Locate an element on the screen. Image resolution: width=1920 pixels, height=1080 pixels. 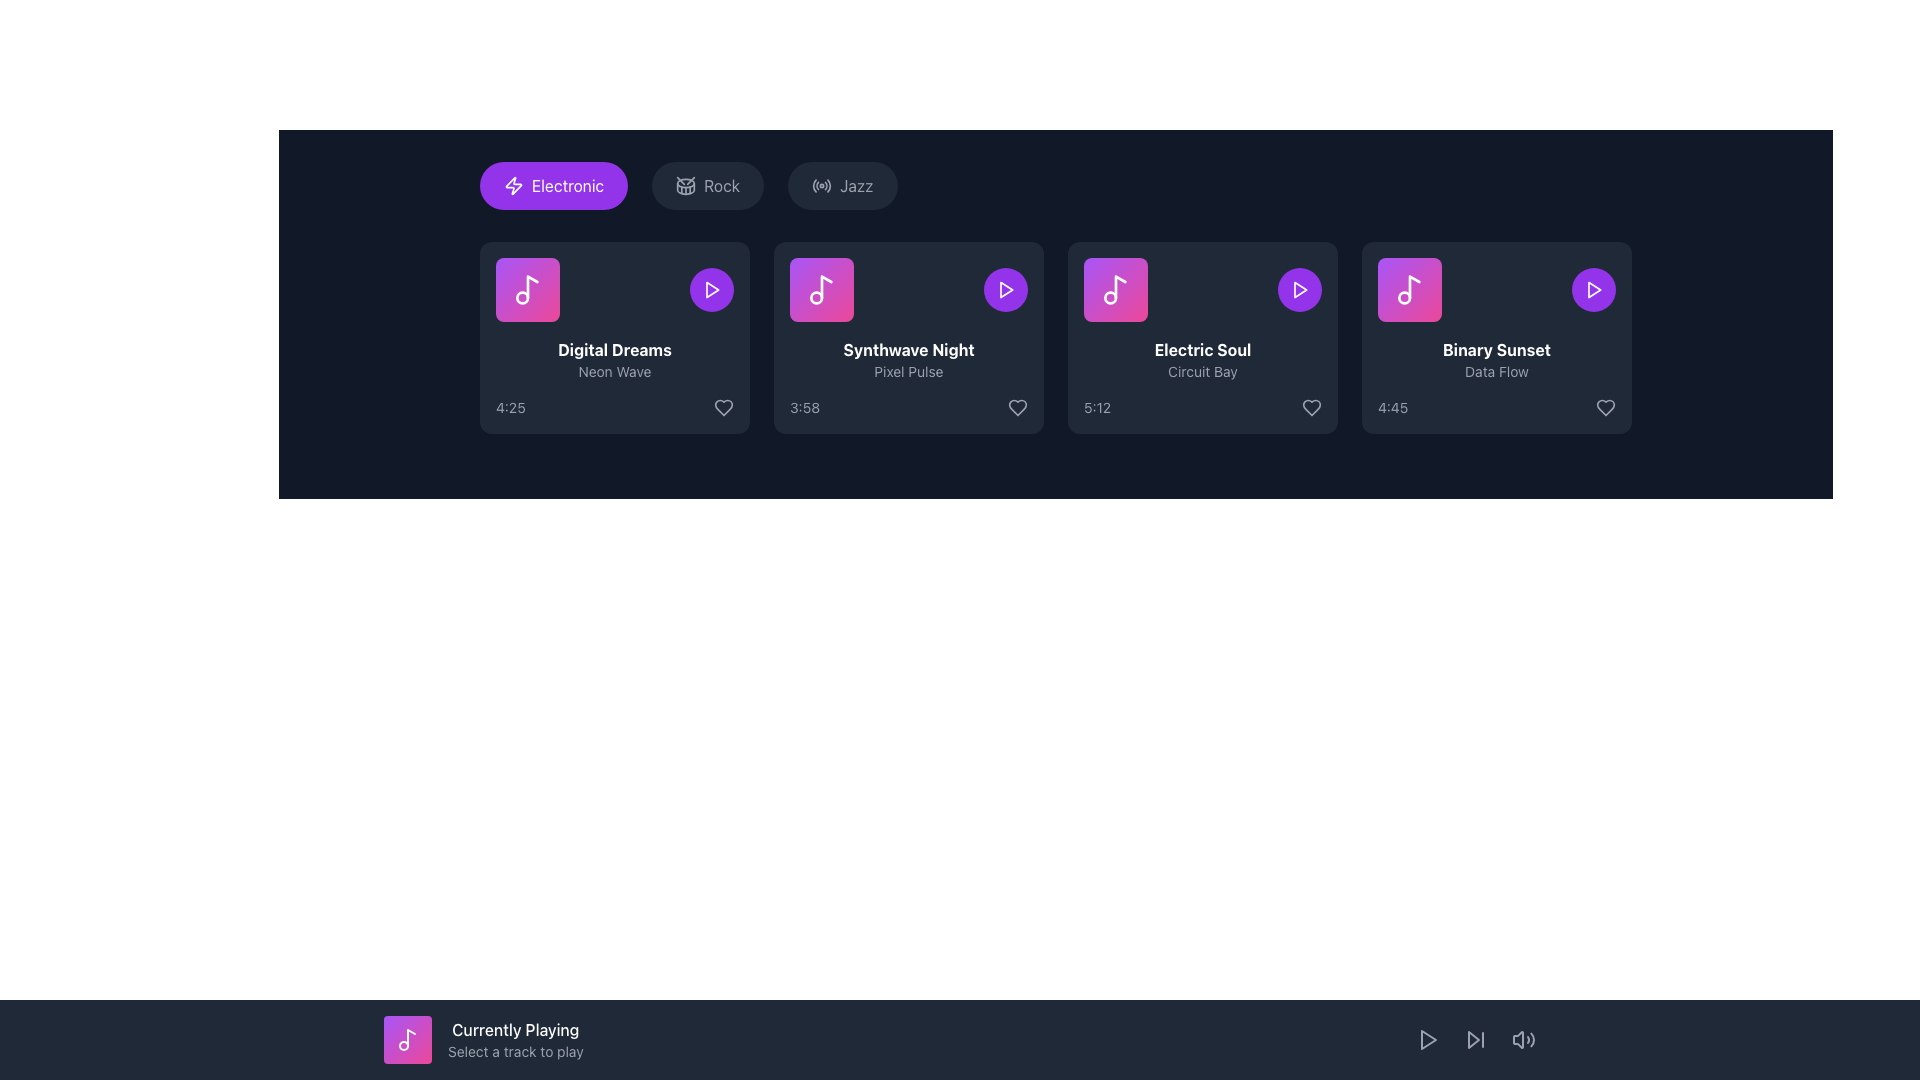
the text label displaying 'Binary Sunset' in bold white font with a glow effect, located above the 'Data Flow' text element is located at coordinates (1497, 349).